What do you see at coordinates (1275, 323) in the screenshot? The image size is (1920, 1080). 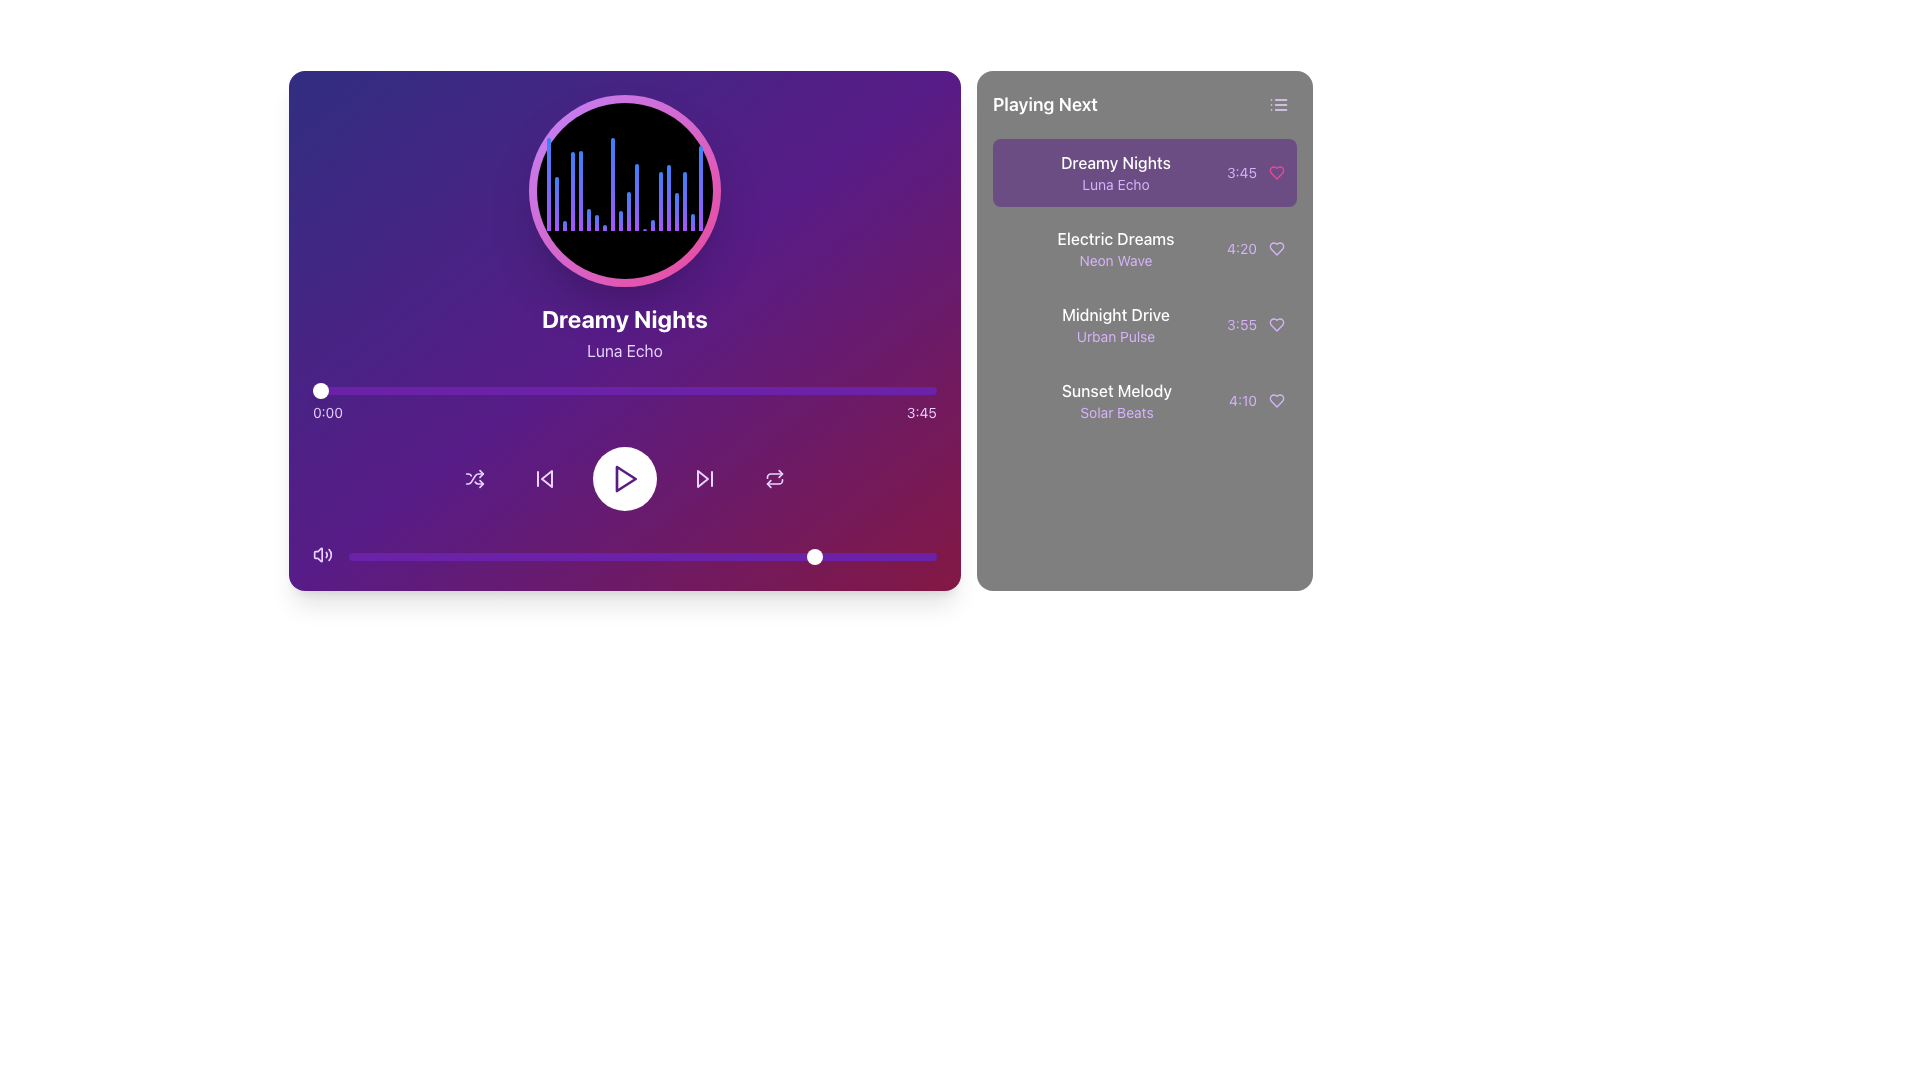 I see `the center of the heart-shaped button outlined in purple, located to the right of the '3:55' duration in the 'Playing Next' section of the playlist` at bounding box center [1275, 323].